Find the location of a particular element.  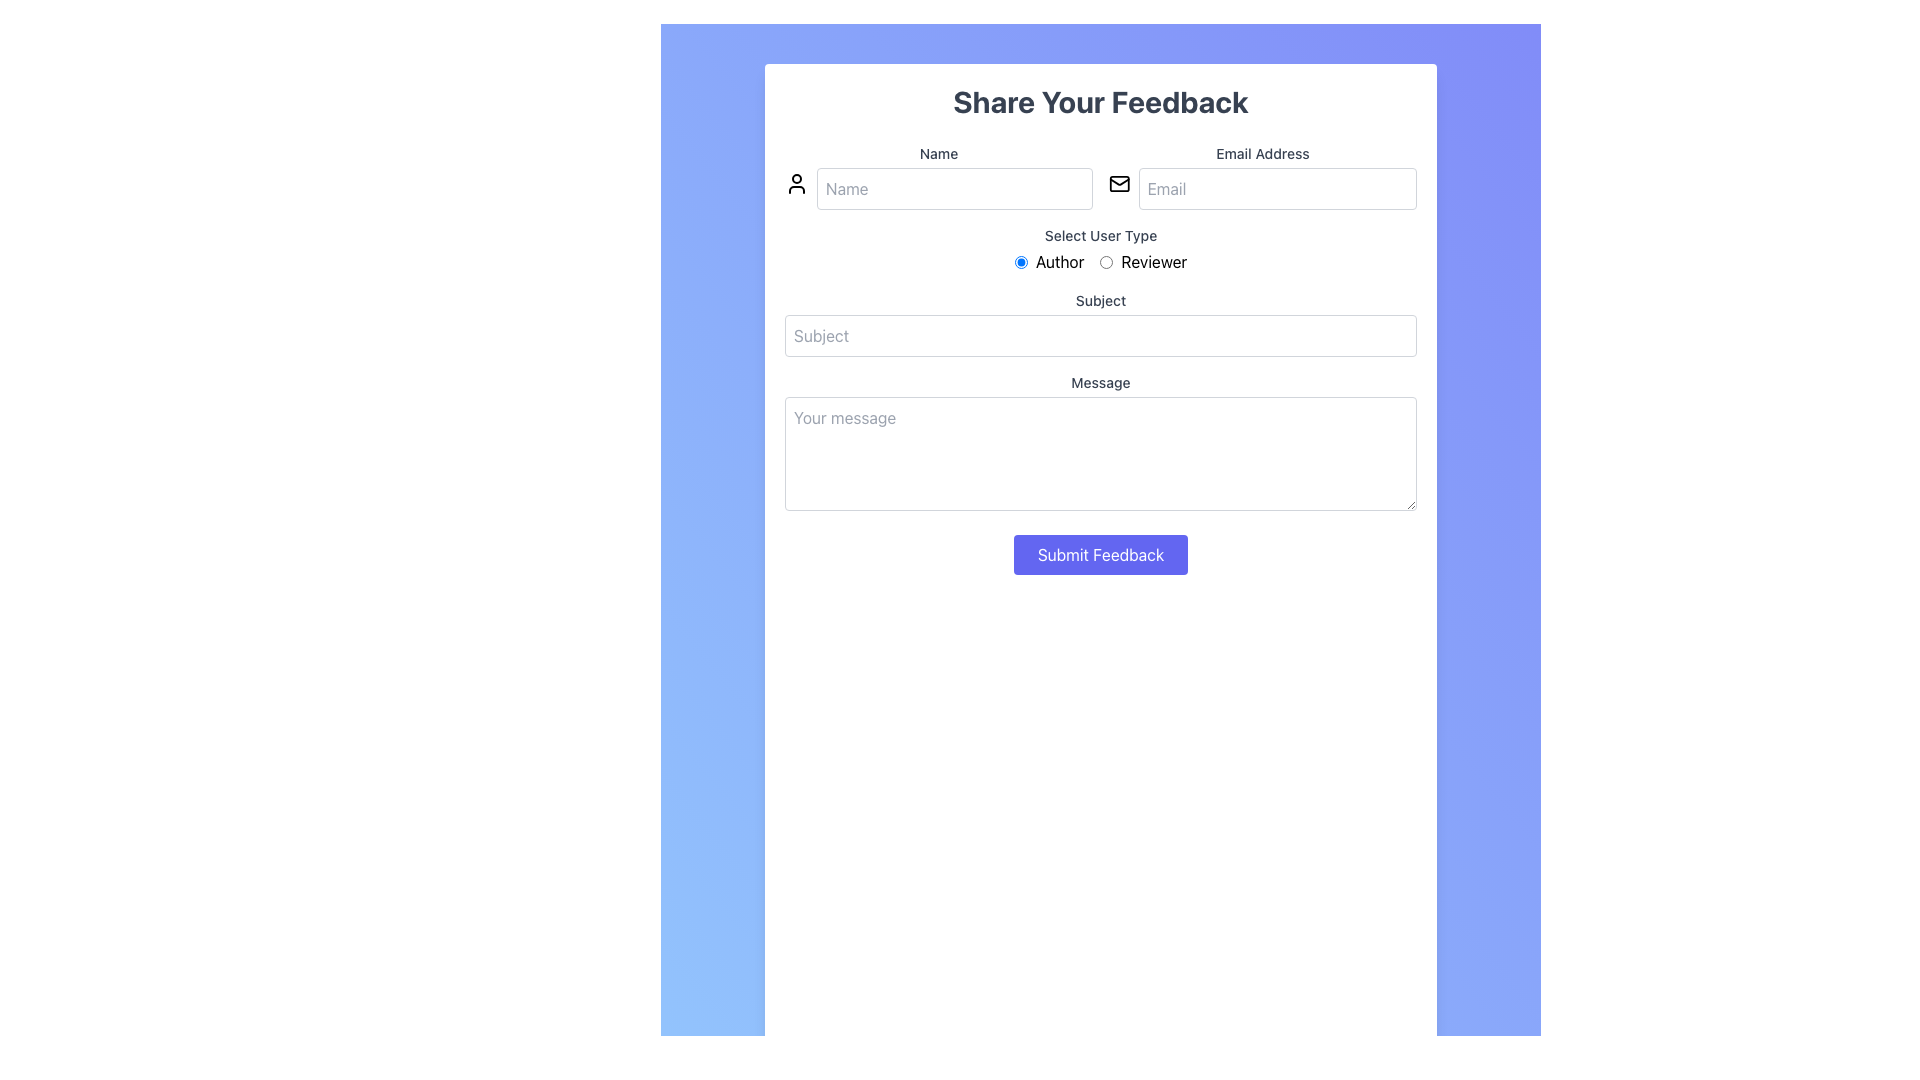

the text label reading 'Email Address' that is positioned above the email input field is located at coordinates (1261, 153).